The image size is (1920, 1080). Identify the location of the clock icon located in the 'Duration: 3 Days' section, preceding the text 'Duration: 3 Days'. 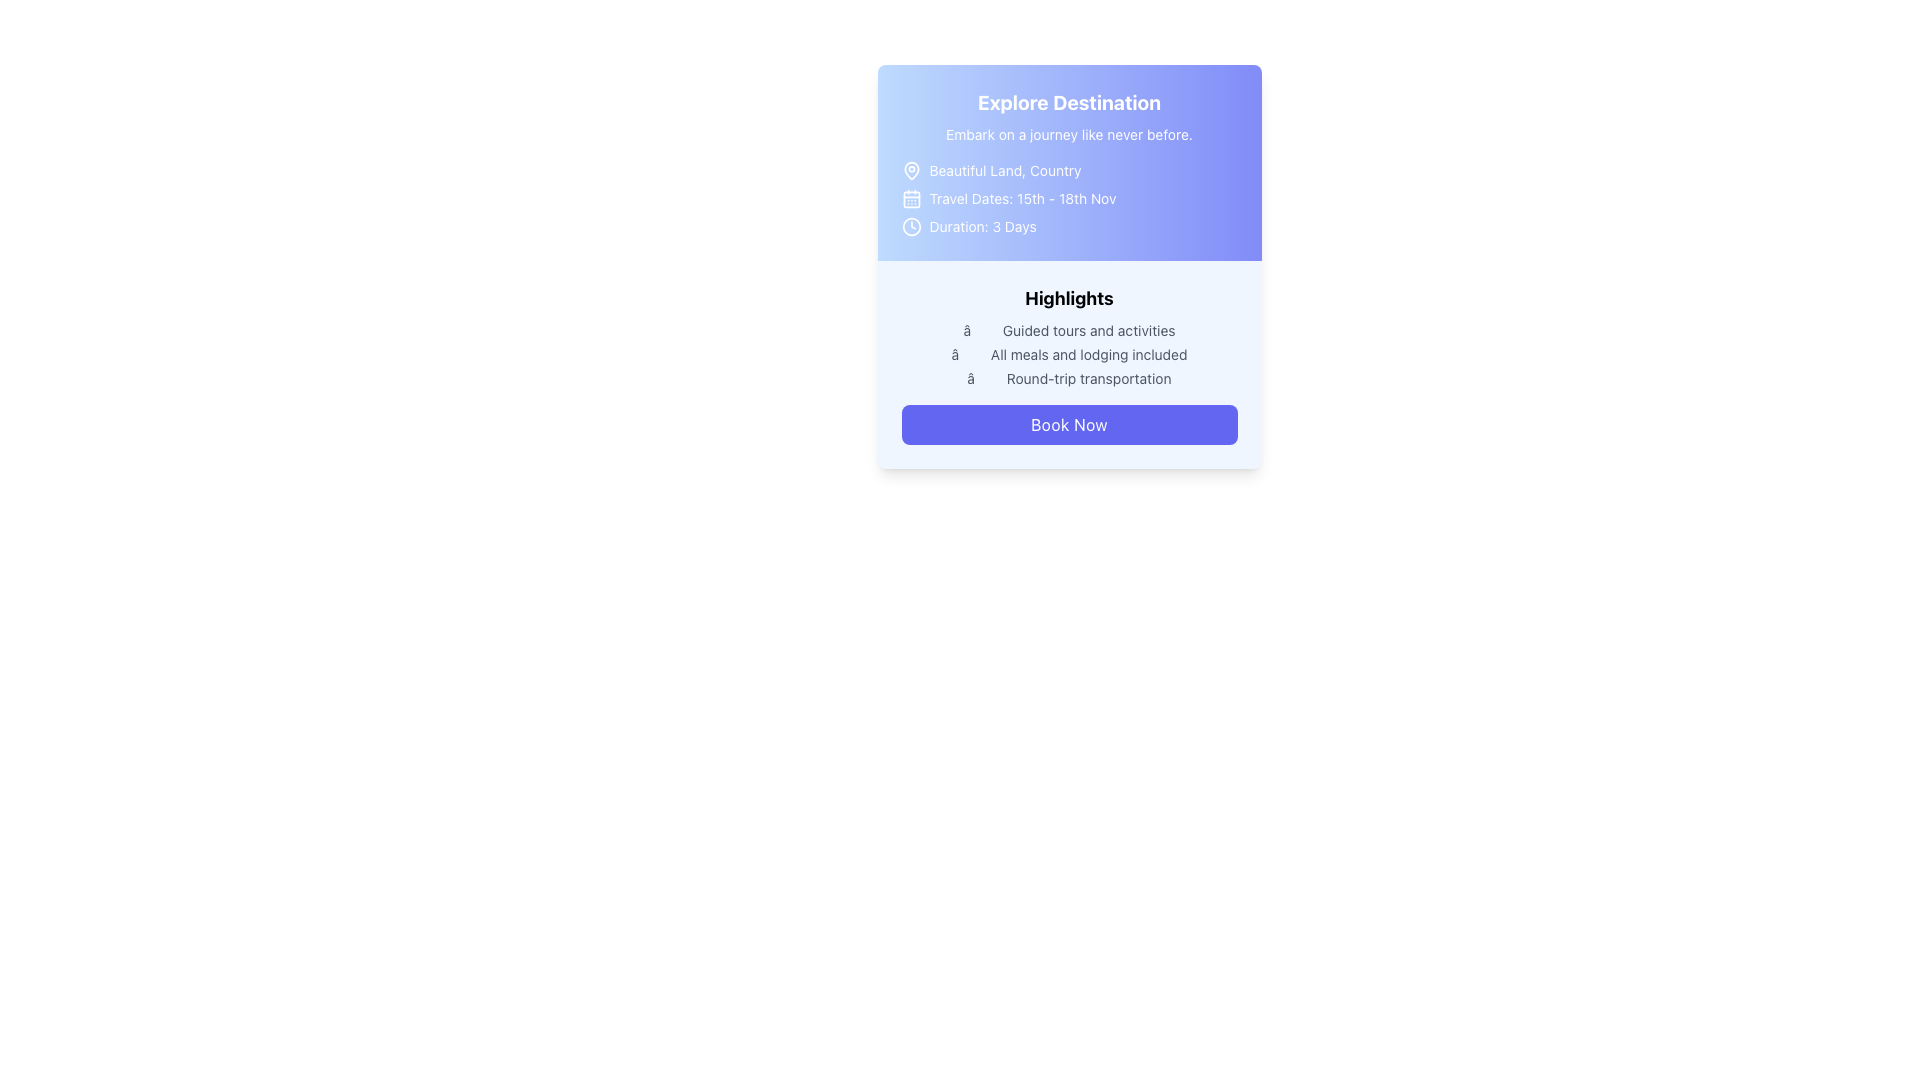
(910, 226).